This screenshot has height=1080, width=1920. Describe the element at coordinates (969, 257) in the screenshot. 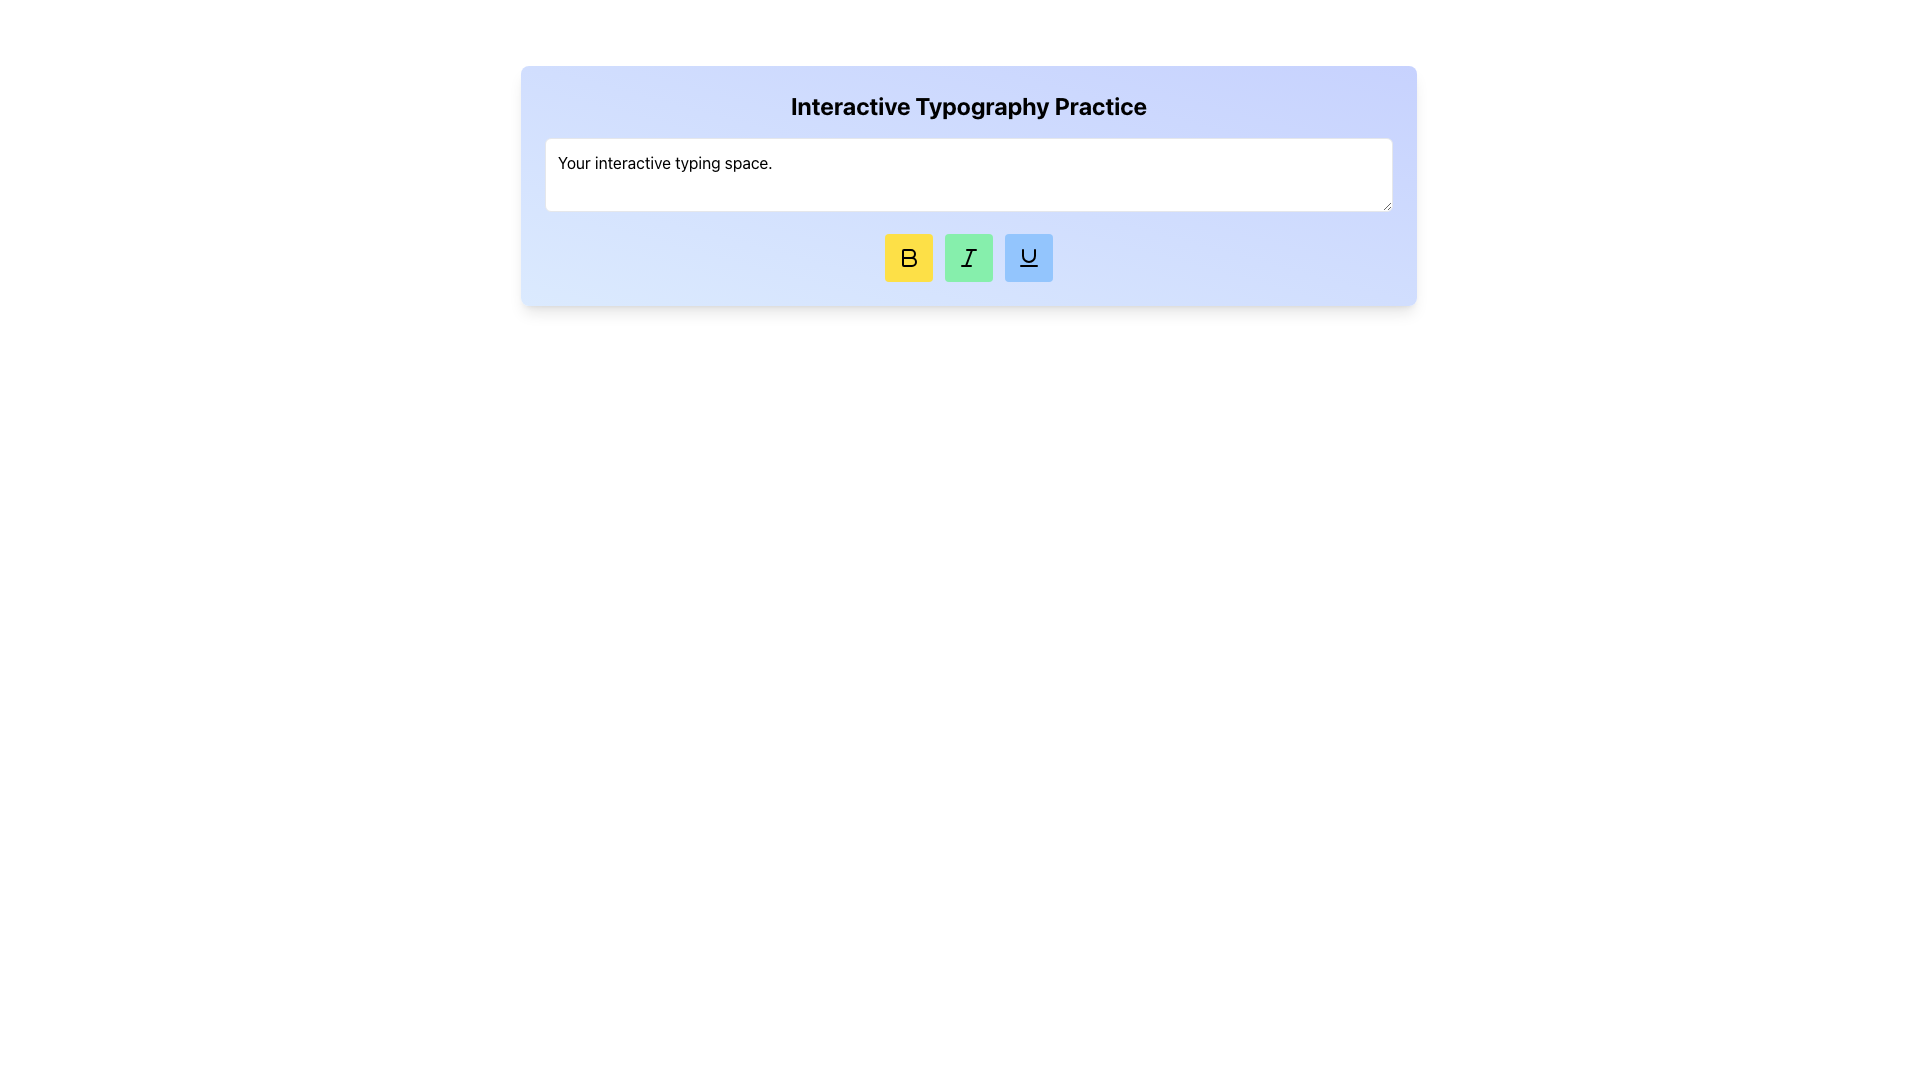

I see `the italic Icon button located between the bold 'B' yellow button and the underline 'U' blue button` at that location.